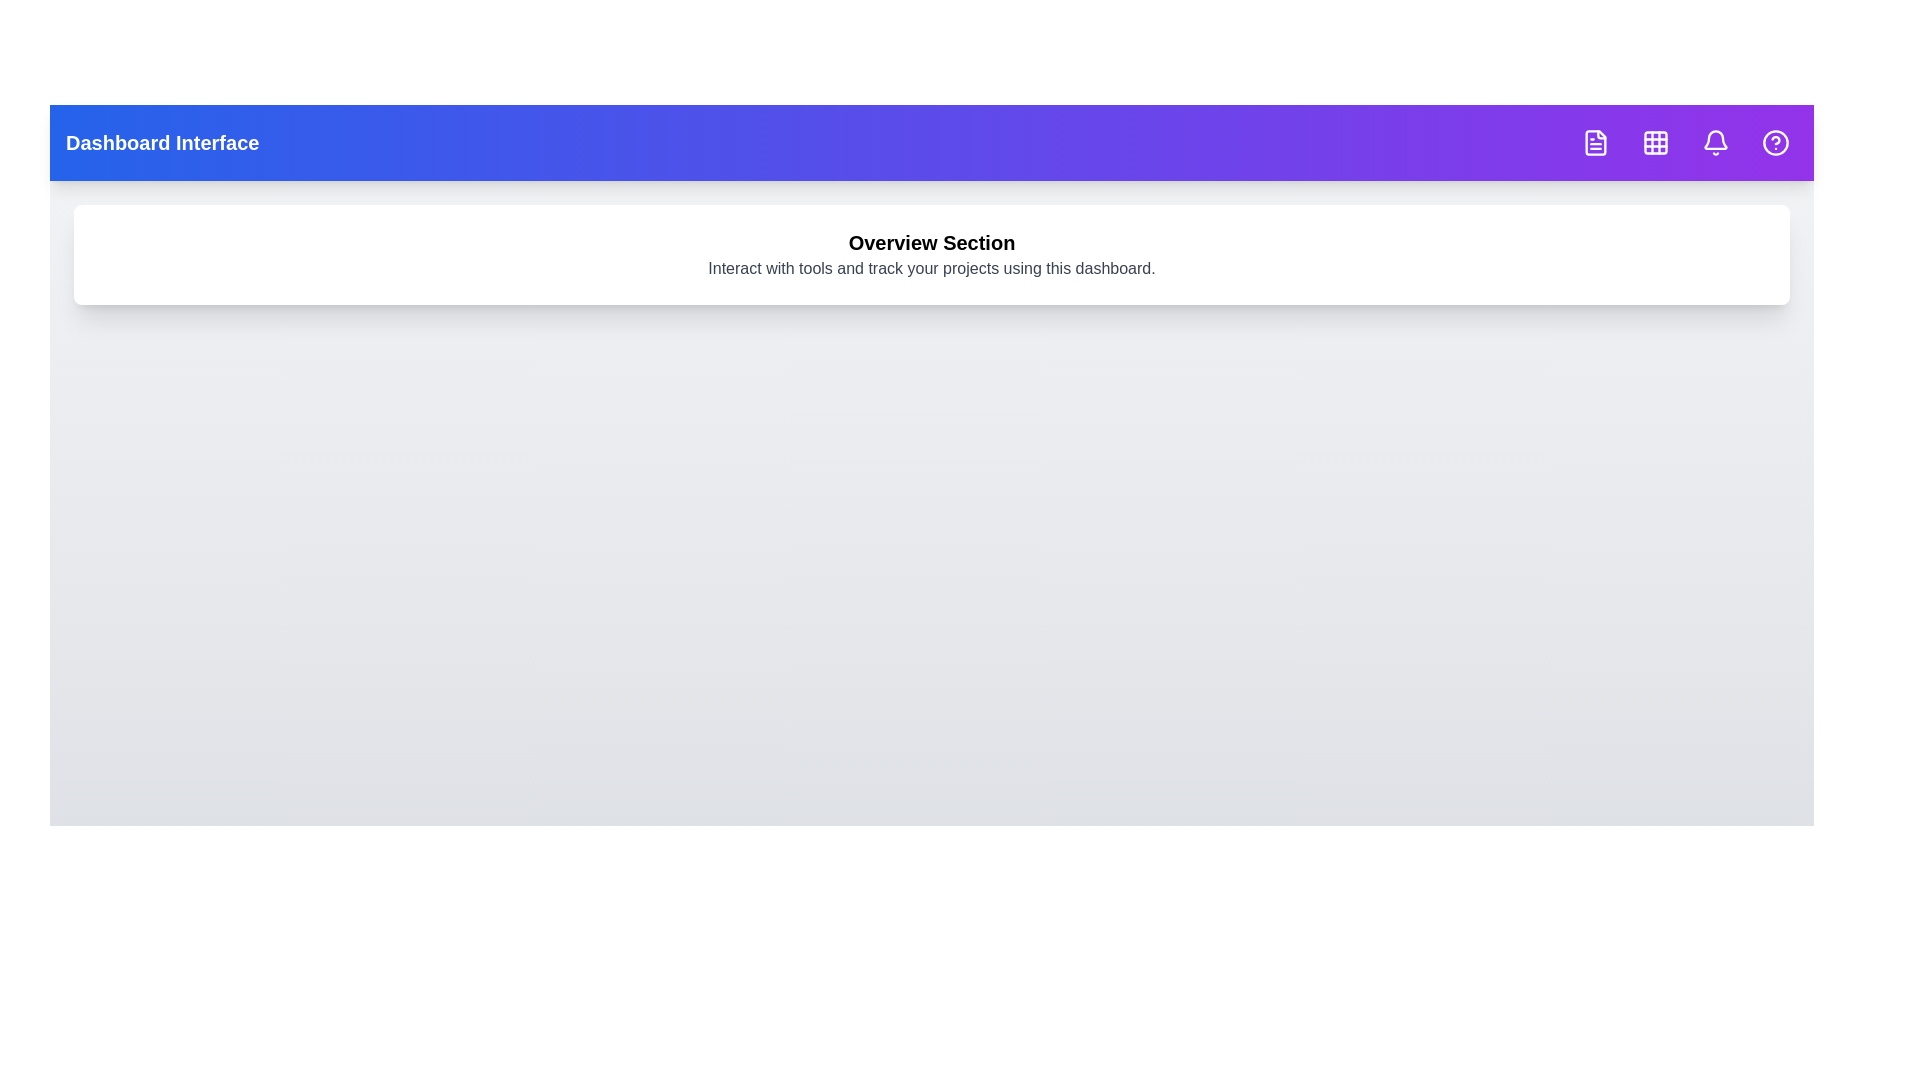 This screenshot has width=1920, height=1080. I want to click on the navigation button corresponding to Grid, so click(1656, 141).